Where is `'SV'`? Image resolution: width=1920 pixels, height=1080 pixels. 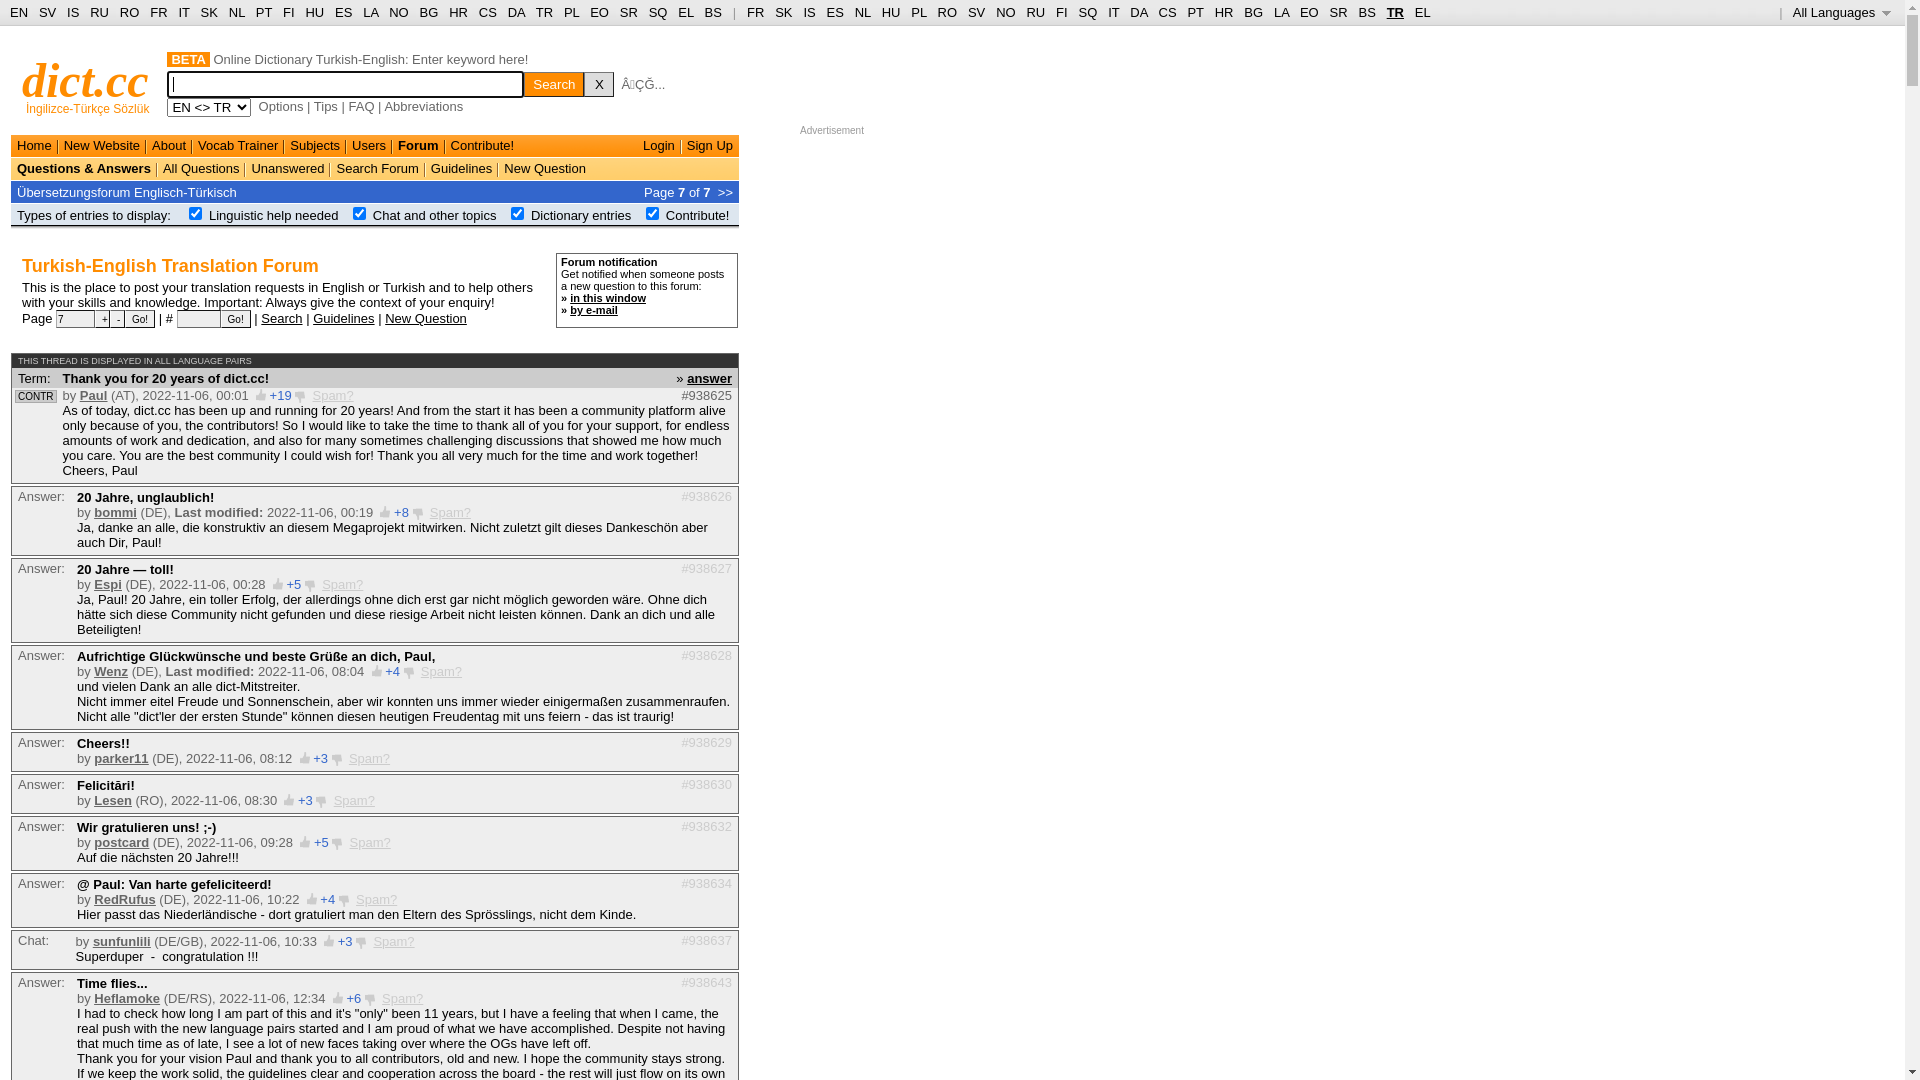 'SV' is located at coordinates (968, 12).